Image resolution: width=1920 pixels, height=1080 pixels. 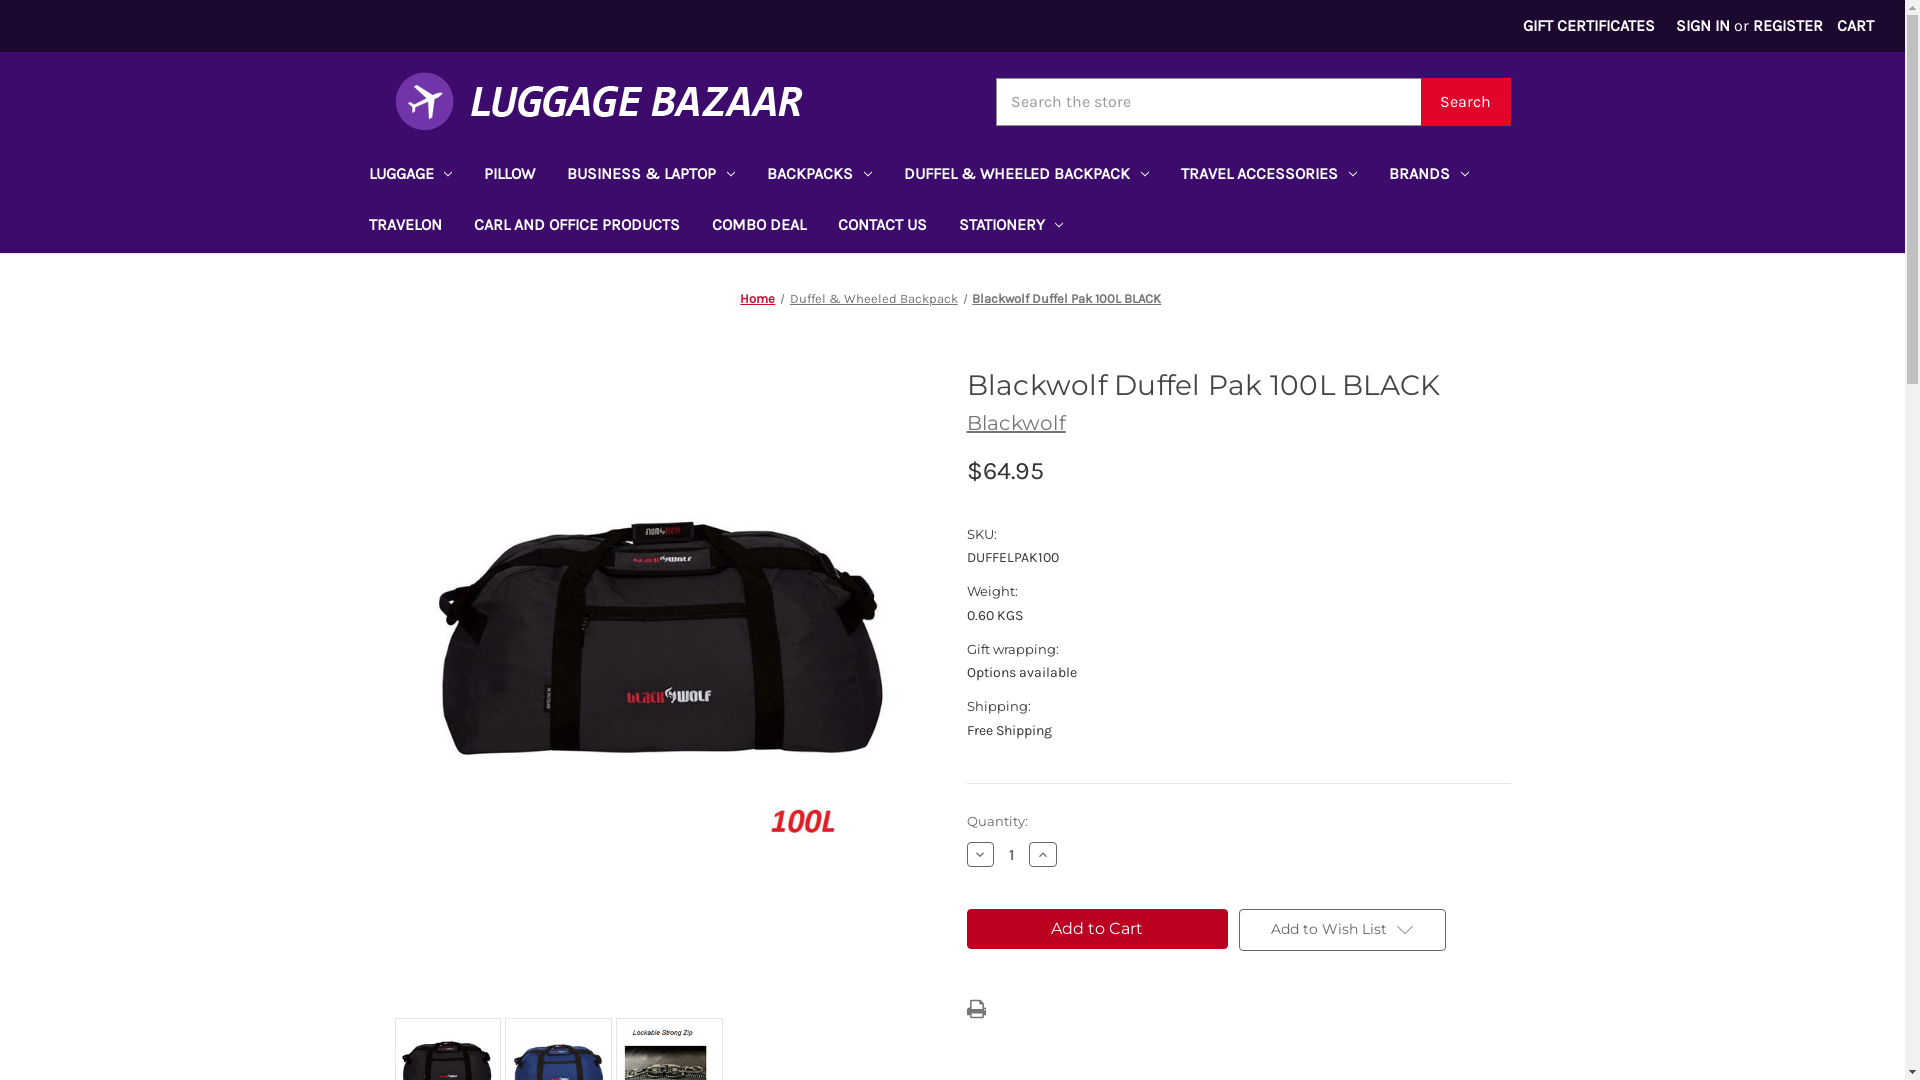 I want to click on 'REGISTER', so click(x=1787, y=26).